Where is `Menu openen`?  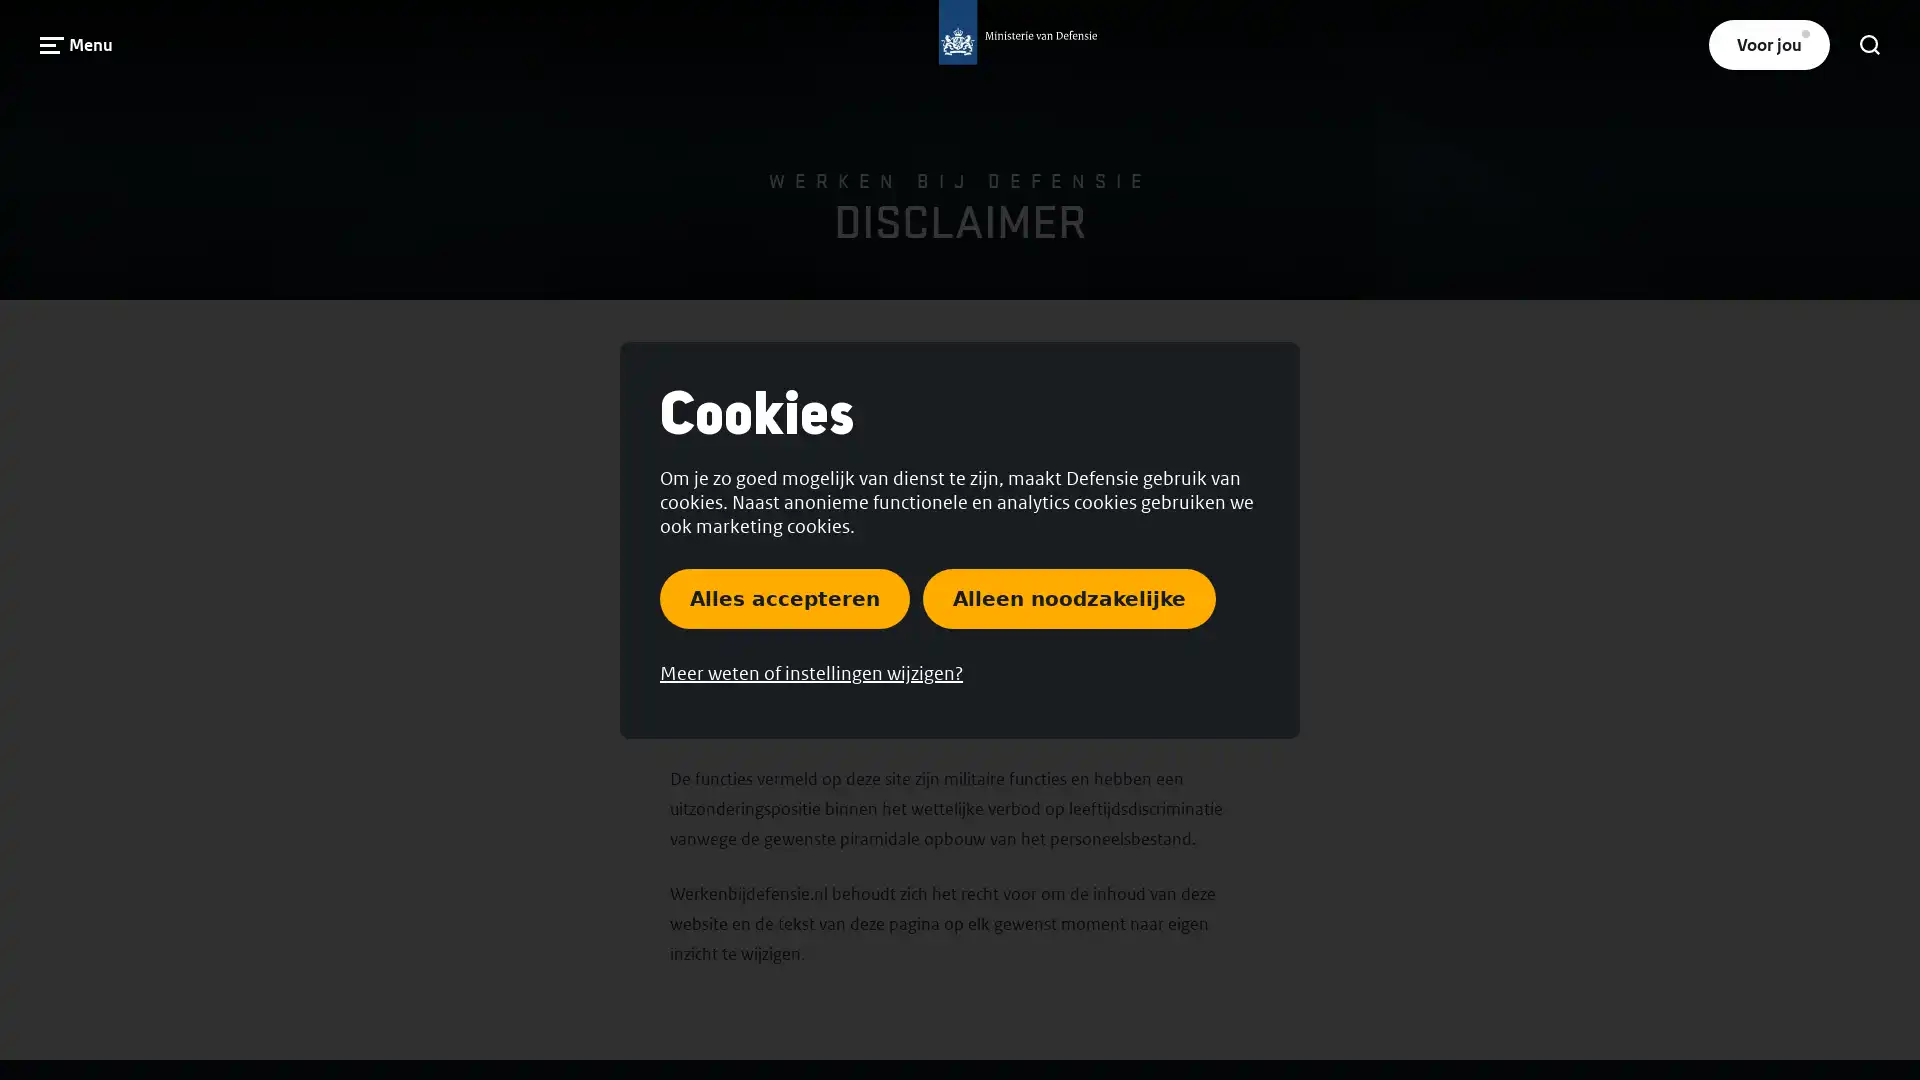
Menu openen is located at coordinates (76, 44).